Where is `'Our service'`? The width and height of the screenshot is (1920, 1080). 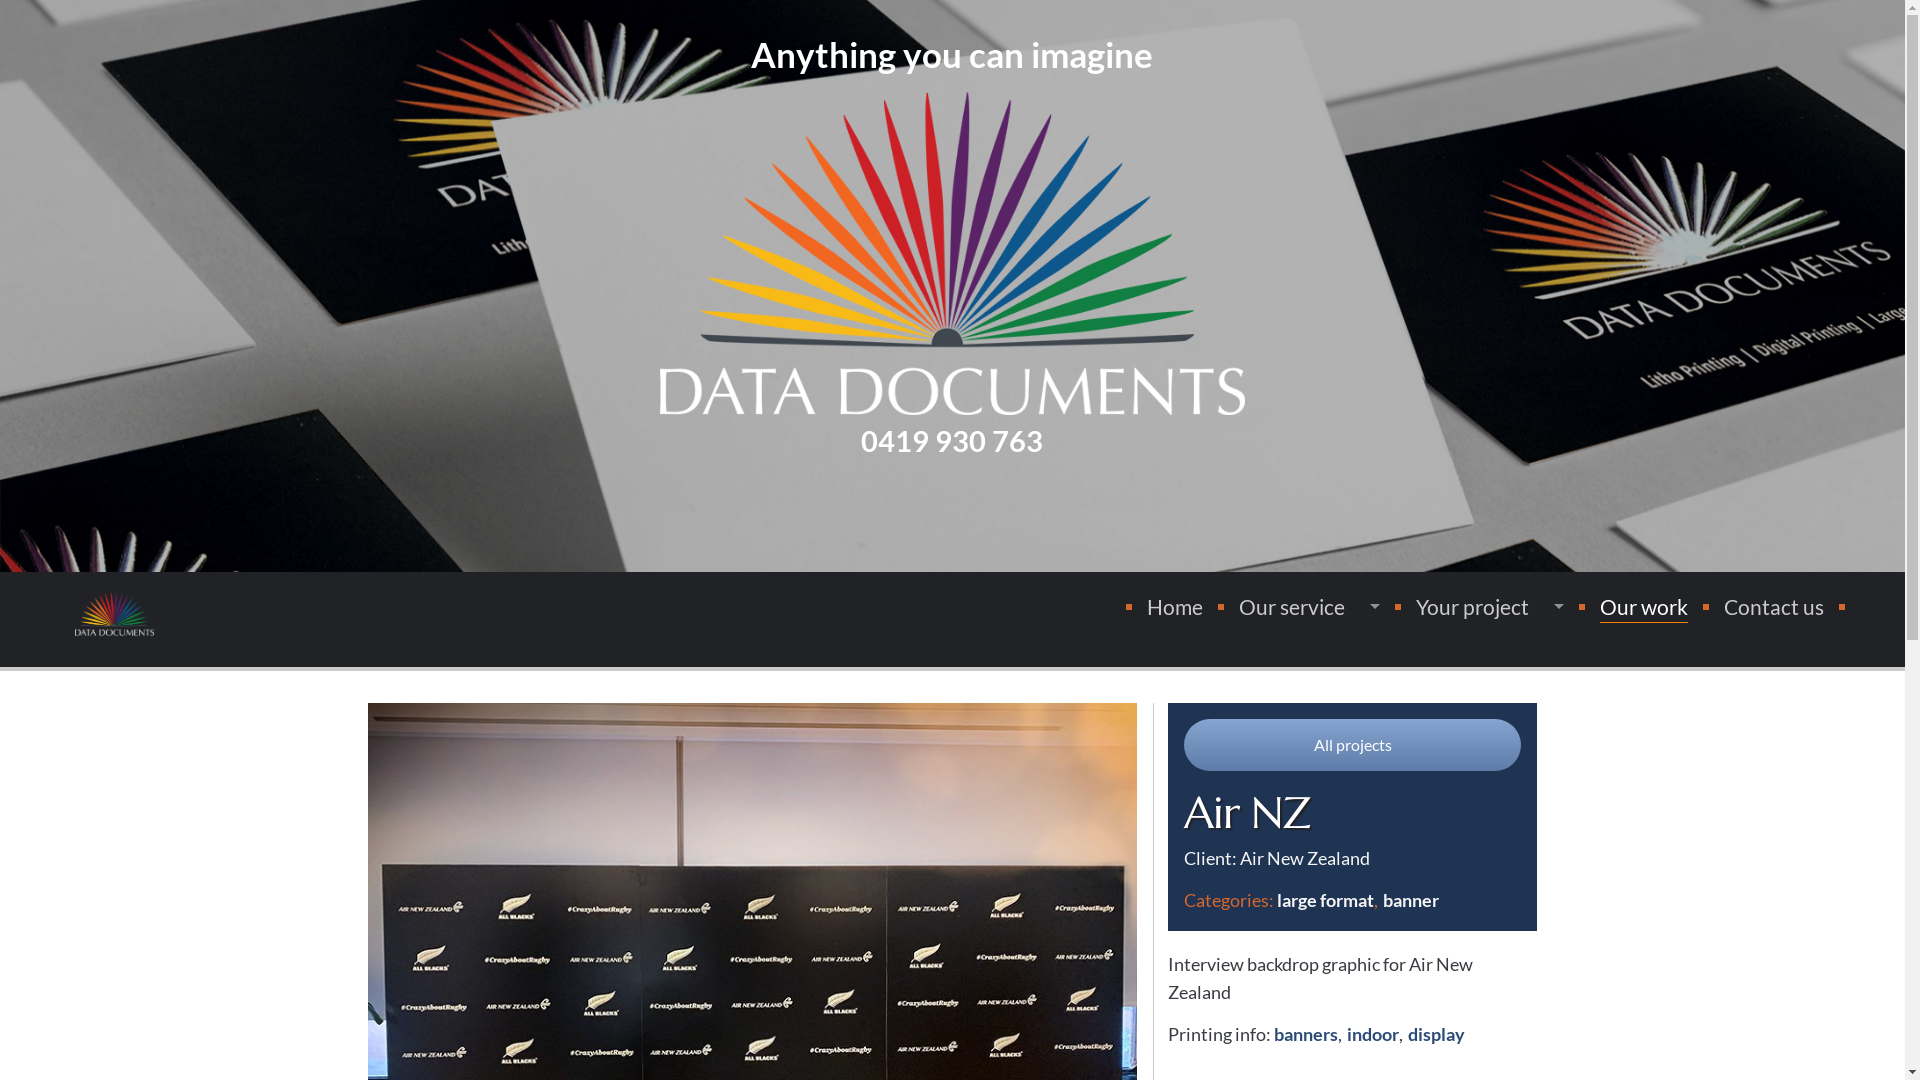 'Our service' is located at coordinates (1309, 605).